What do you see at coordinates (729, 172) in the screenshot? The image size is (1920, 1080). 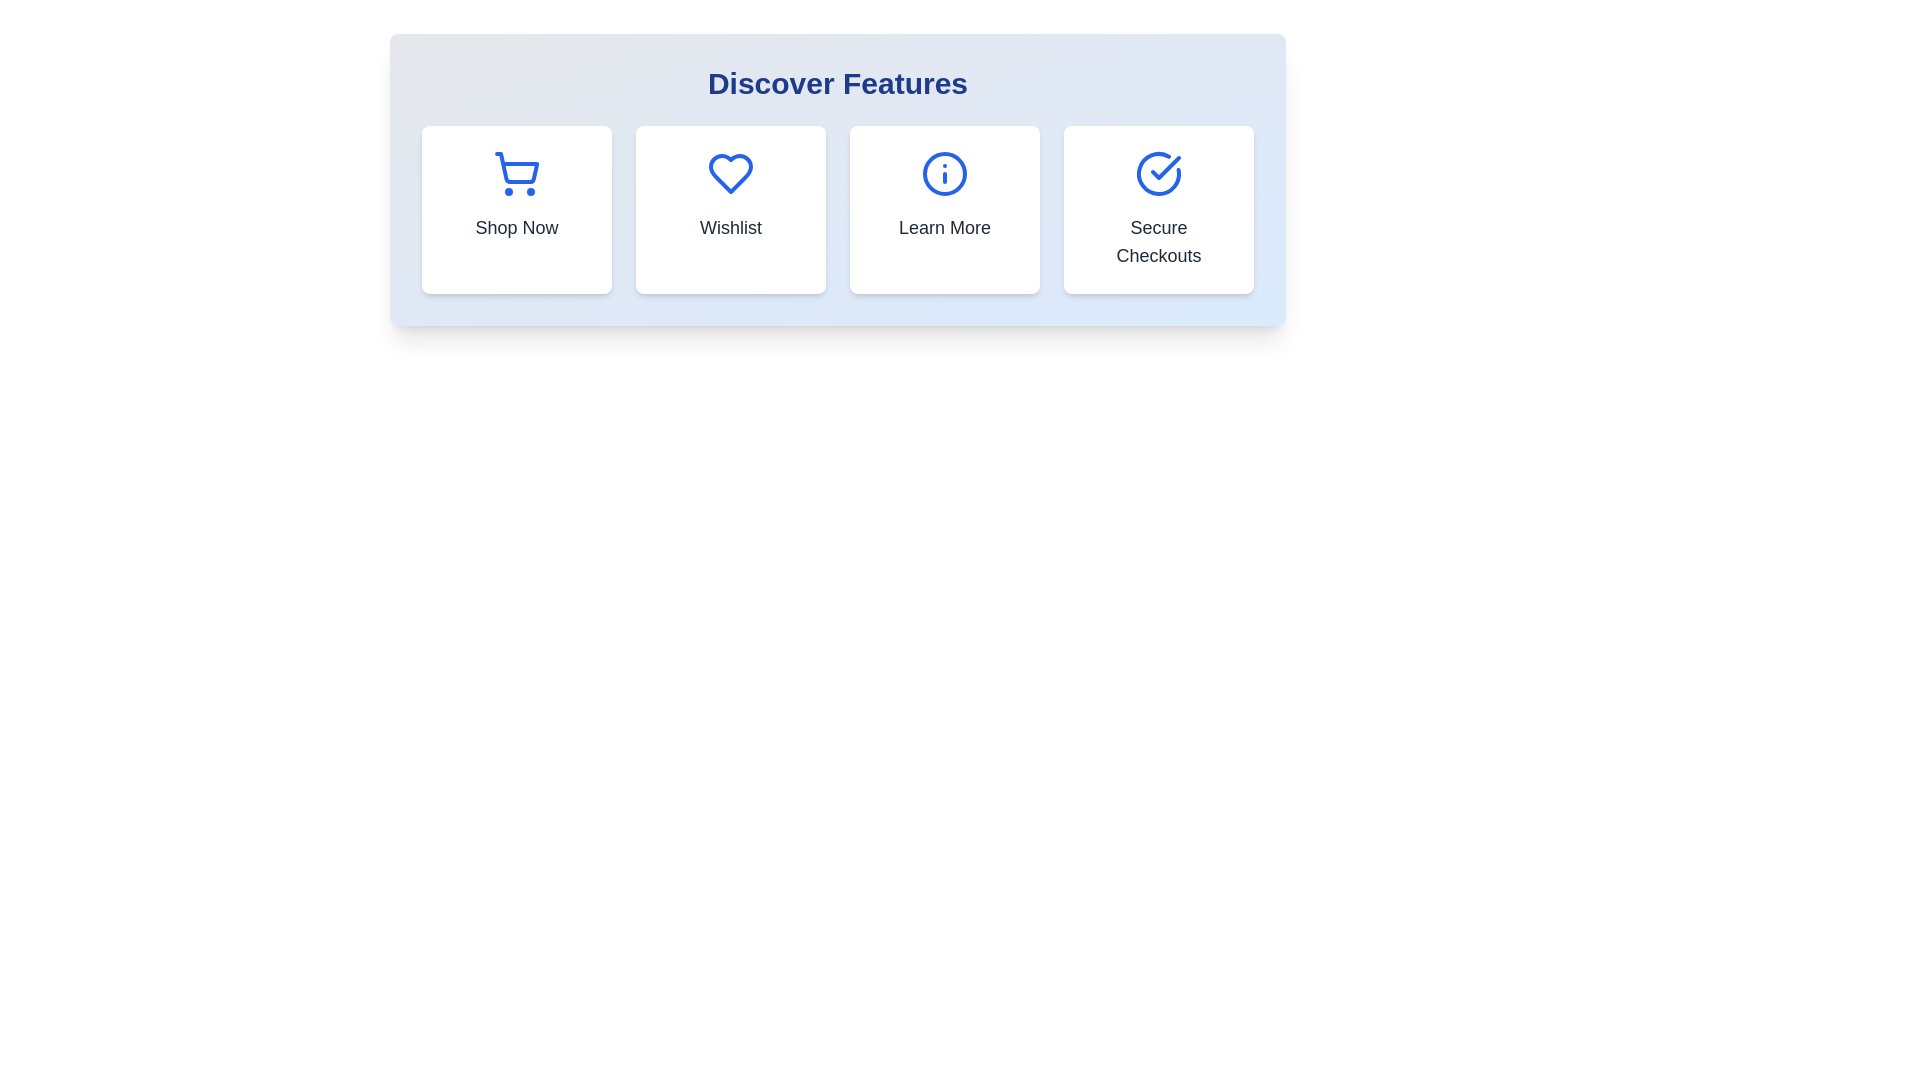 I see `the heart-shaped icon with a blue outline located centrally within the 'Wishlist' card, the second card in the row of four under the 'Discover Features' heading` at bounding box center [729, 172].